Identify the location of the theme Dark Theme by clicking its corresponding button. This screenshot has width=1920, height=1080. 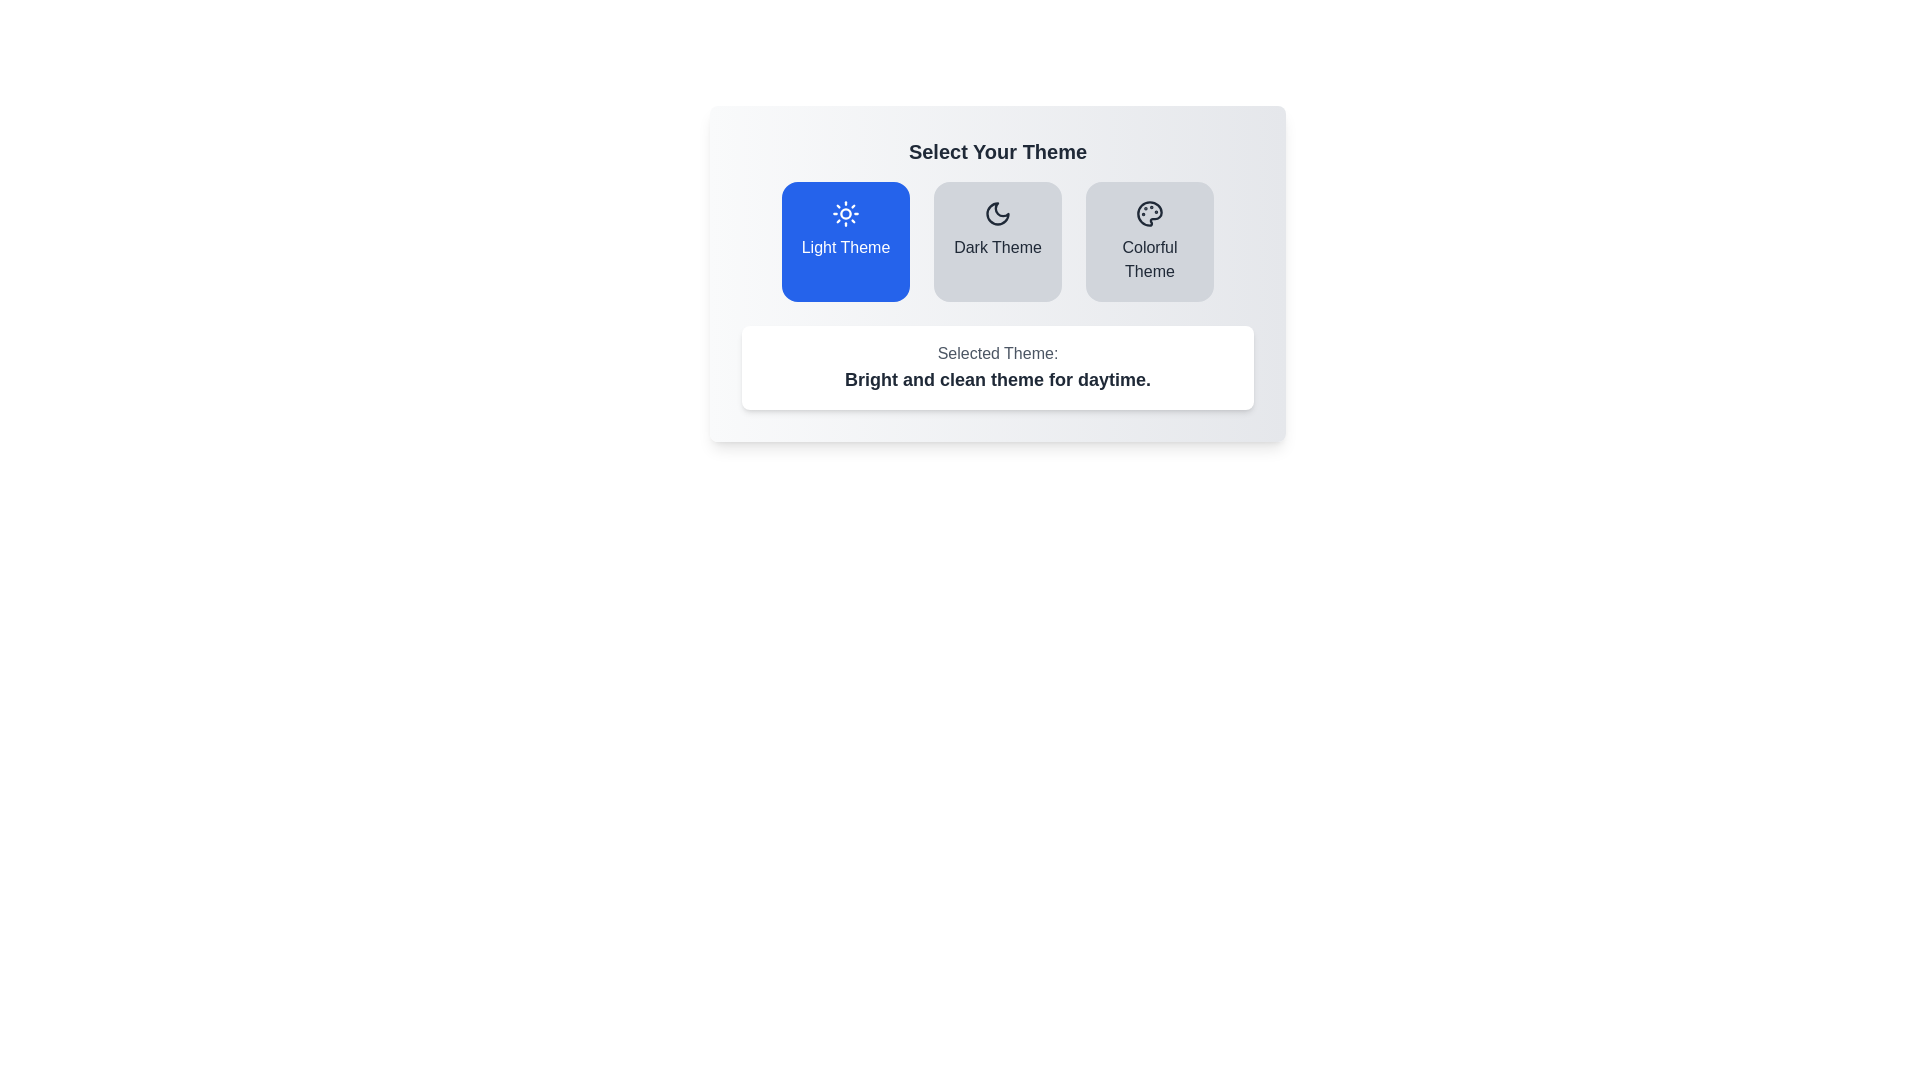
(998, 241).